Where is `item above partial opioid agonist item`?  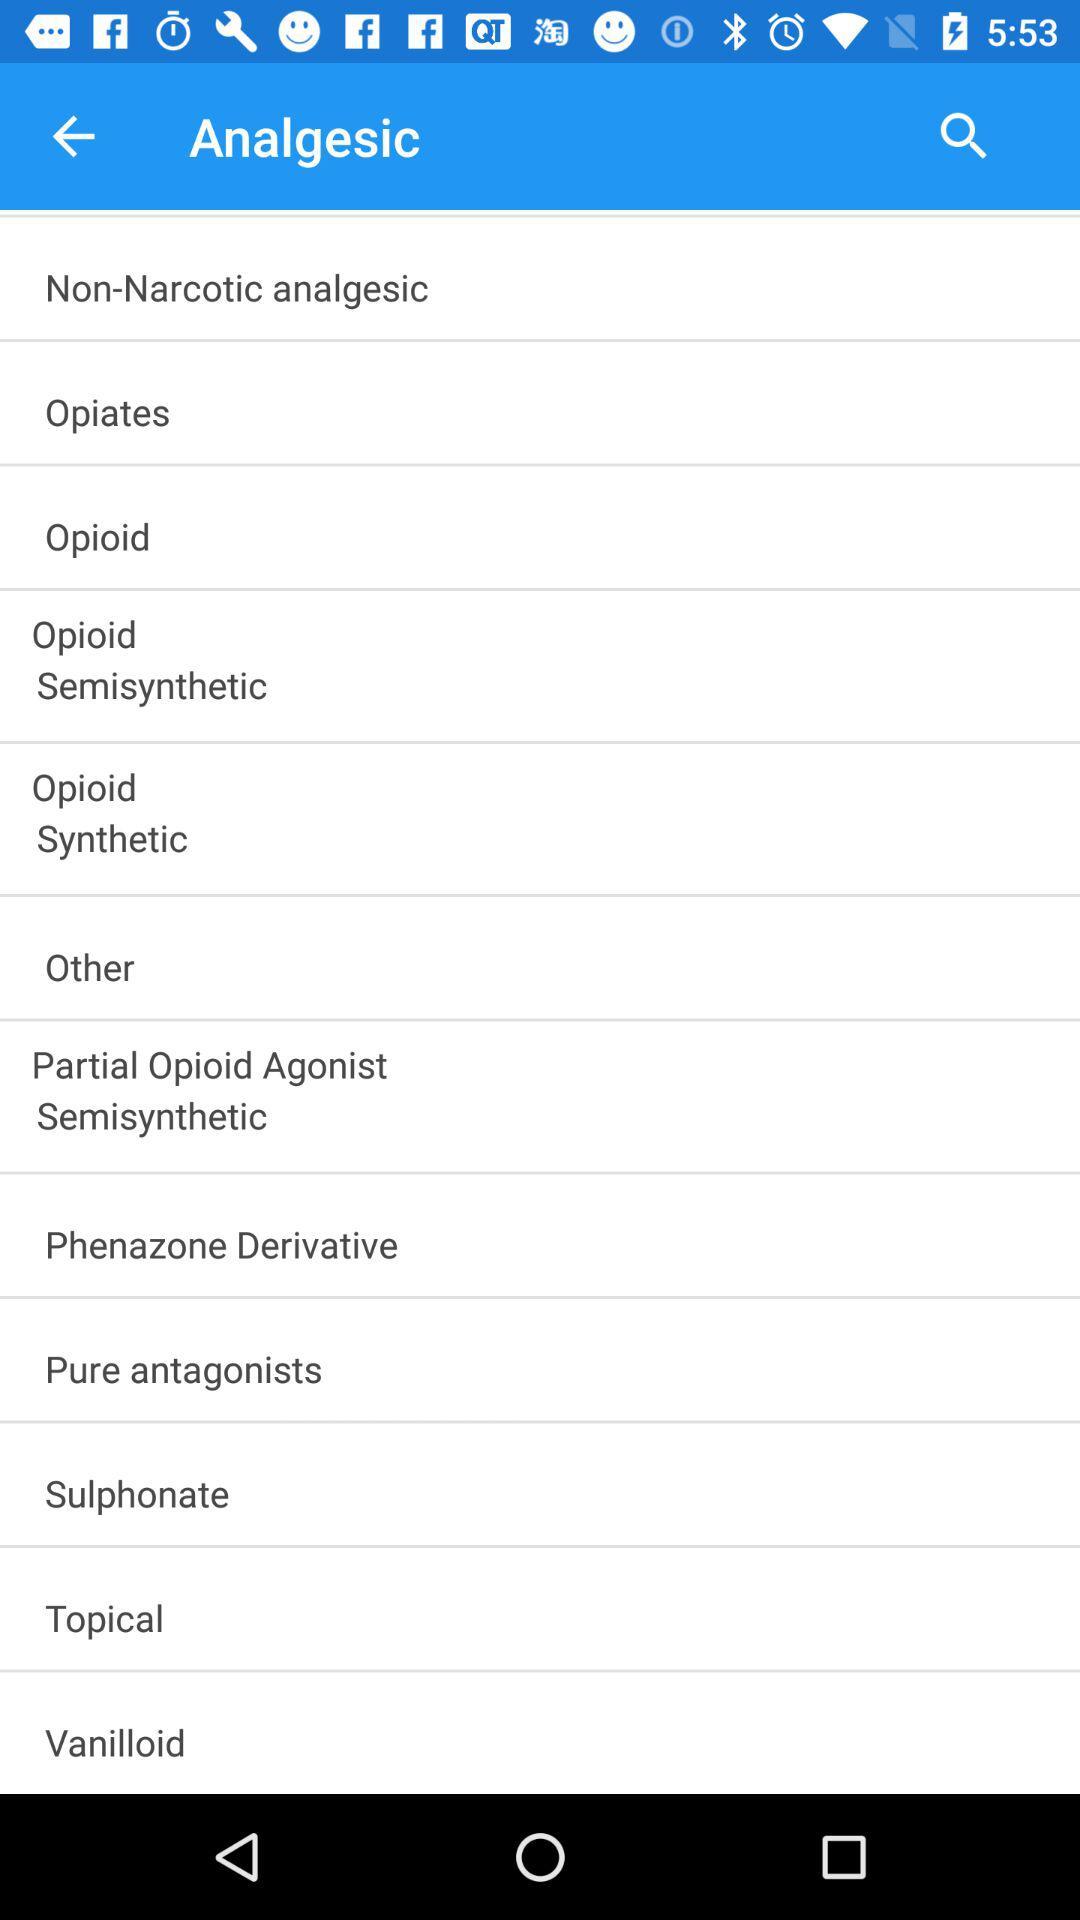
item above partial opioid agonist item is located at coordinates (549, 960).